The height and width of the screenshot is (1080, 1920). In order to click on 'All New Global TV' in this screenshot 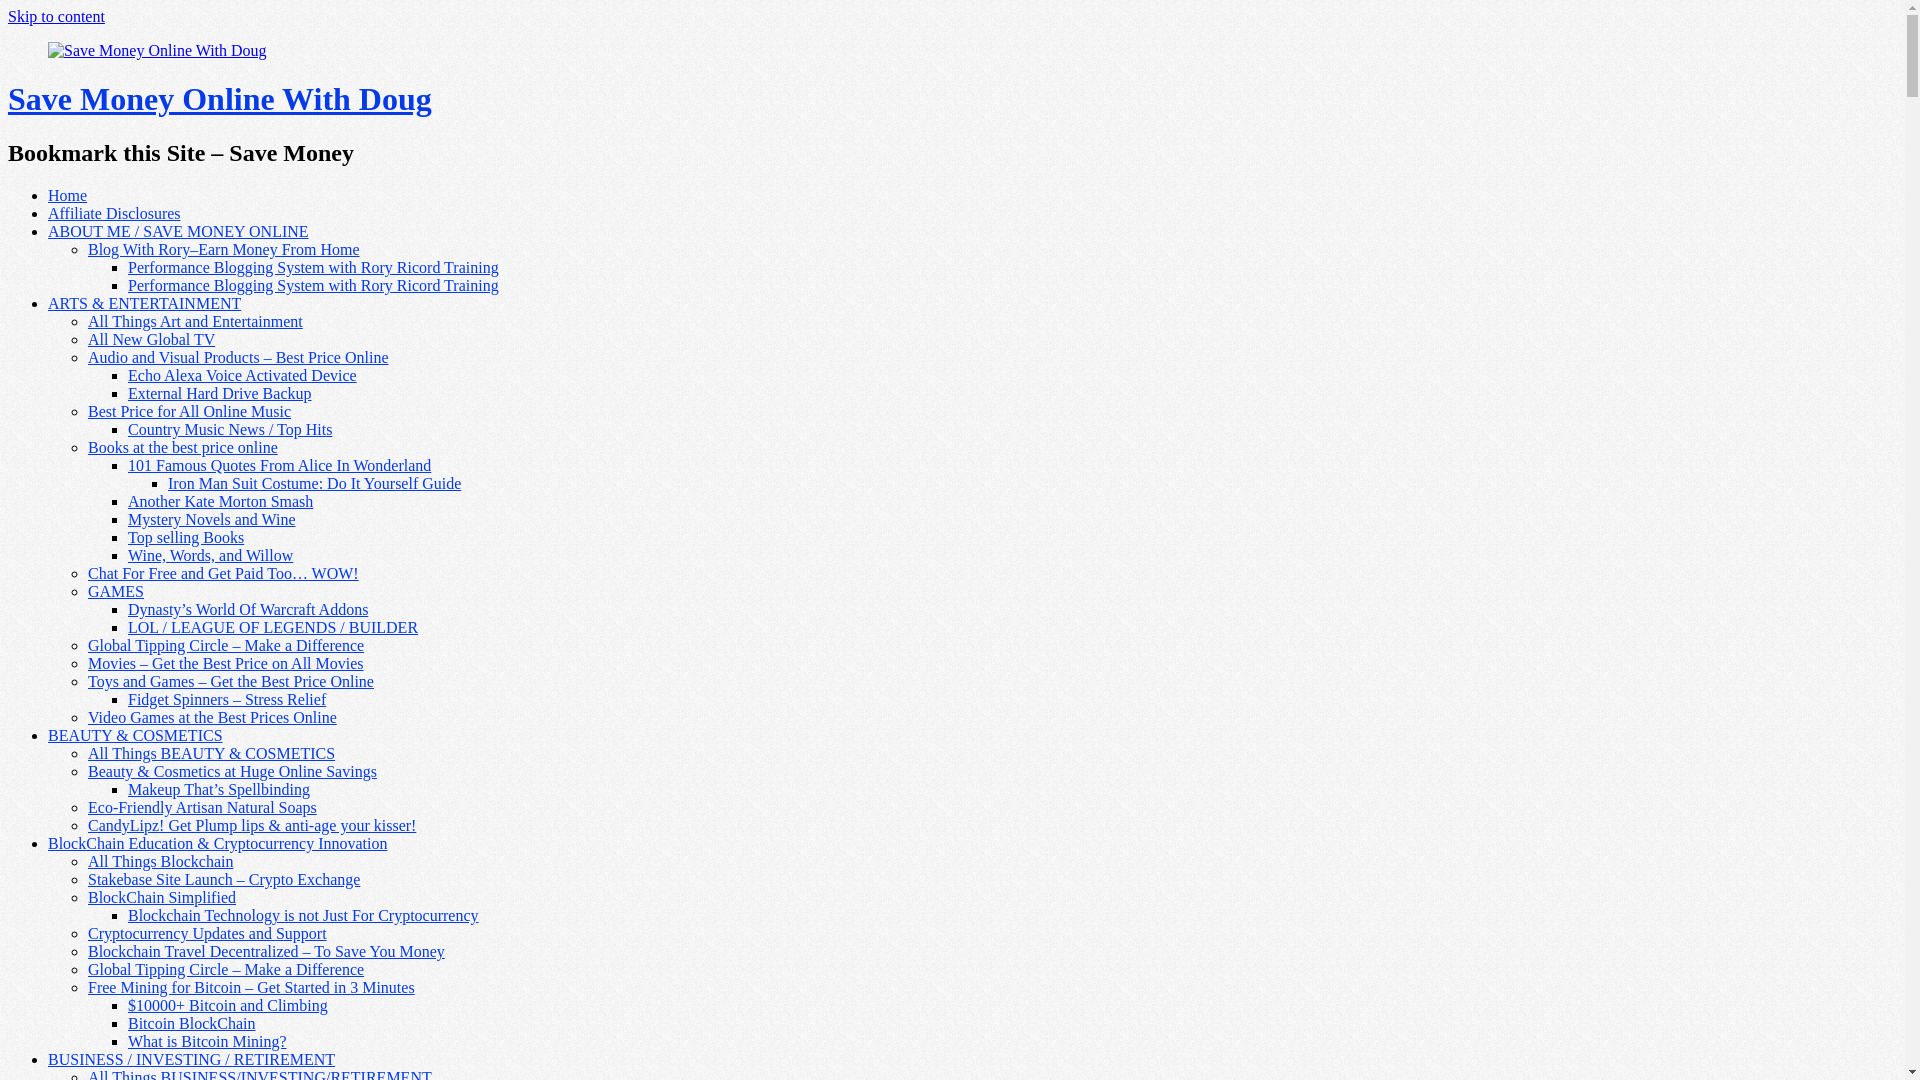, I will do `click(150, 338)`.